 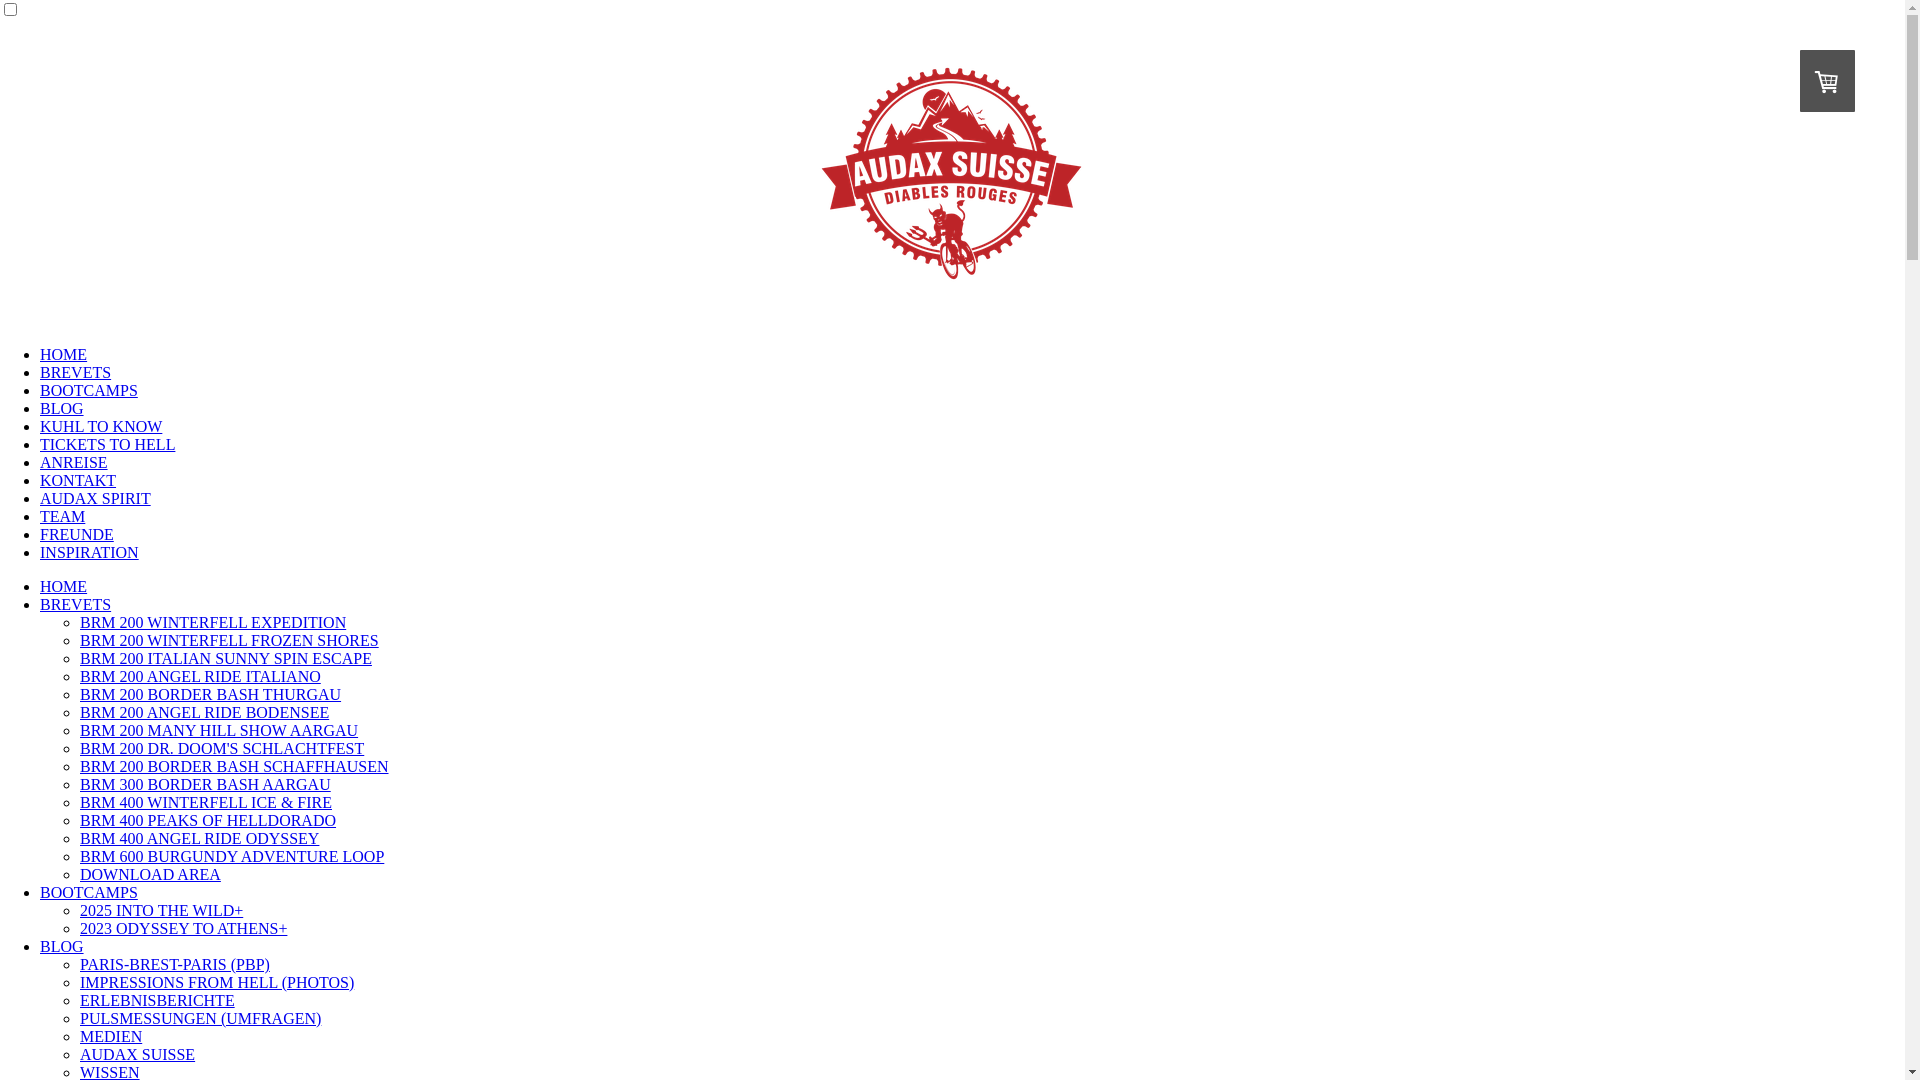 I want to click on 'AUDAX SUISSE', so click(x=136, y=1053).